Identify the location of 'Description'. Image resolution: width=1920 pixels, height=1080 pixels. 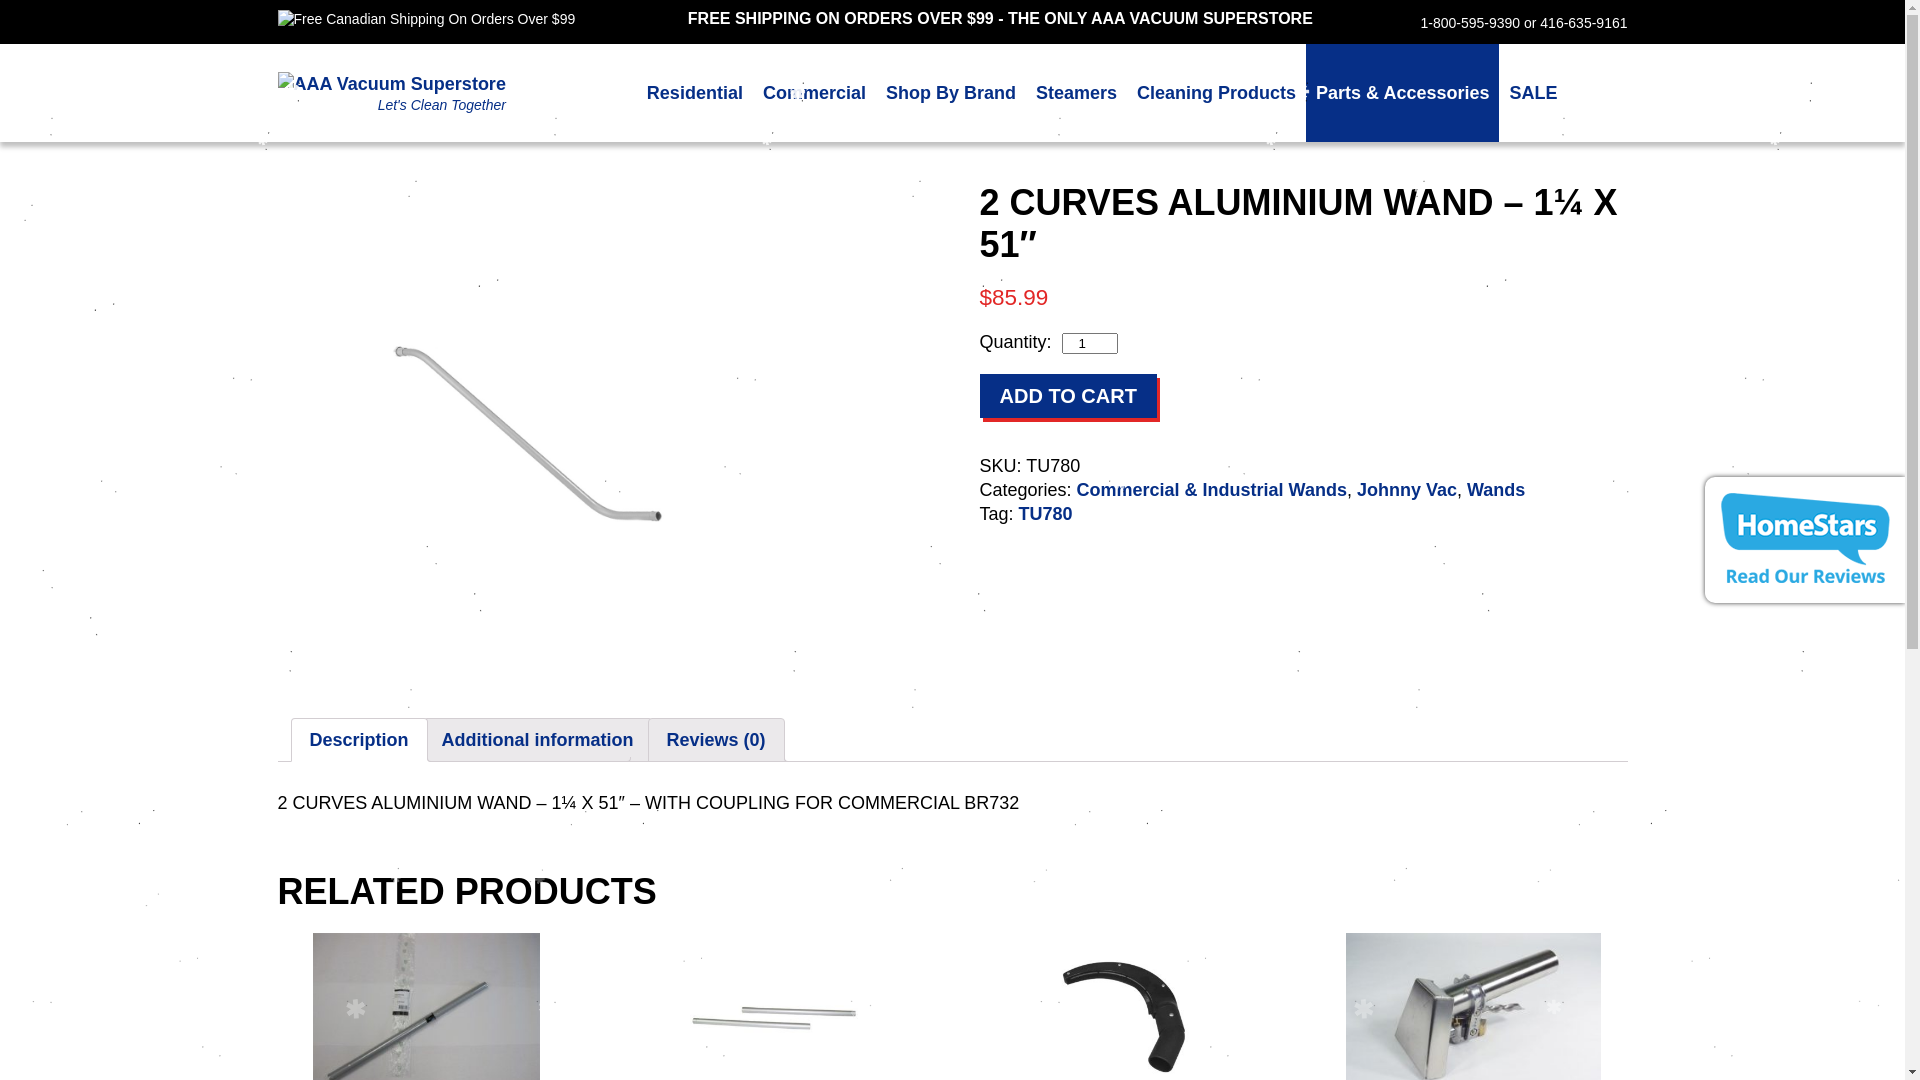
(359, 740).